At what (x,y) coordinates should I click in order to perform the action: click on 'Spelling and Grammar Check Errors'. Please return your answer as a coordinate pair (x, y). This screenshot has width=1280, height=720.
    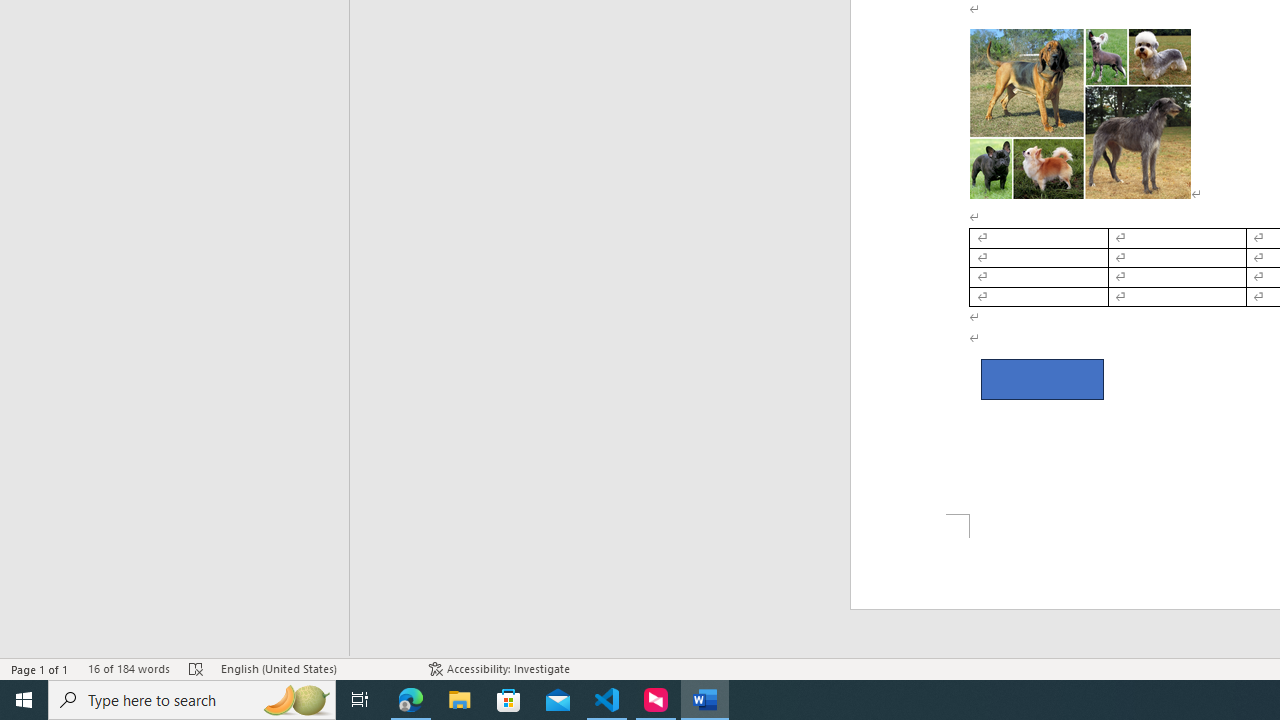
    Looking at the image, I should click on (196, 669).